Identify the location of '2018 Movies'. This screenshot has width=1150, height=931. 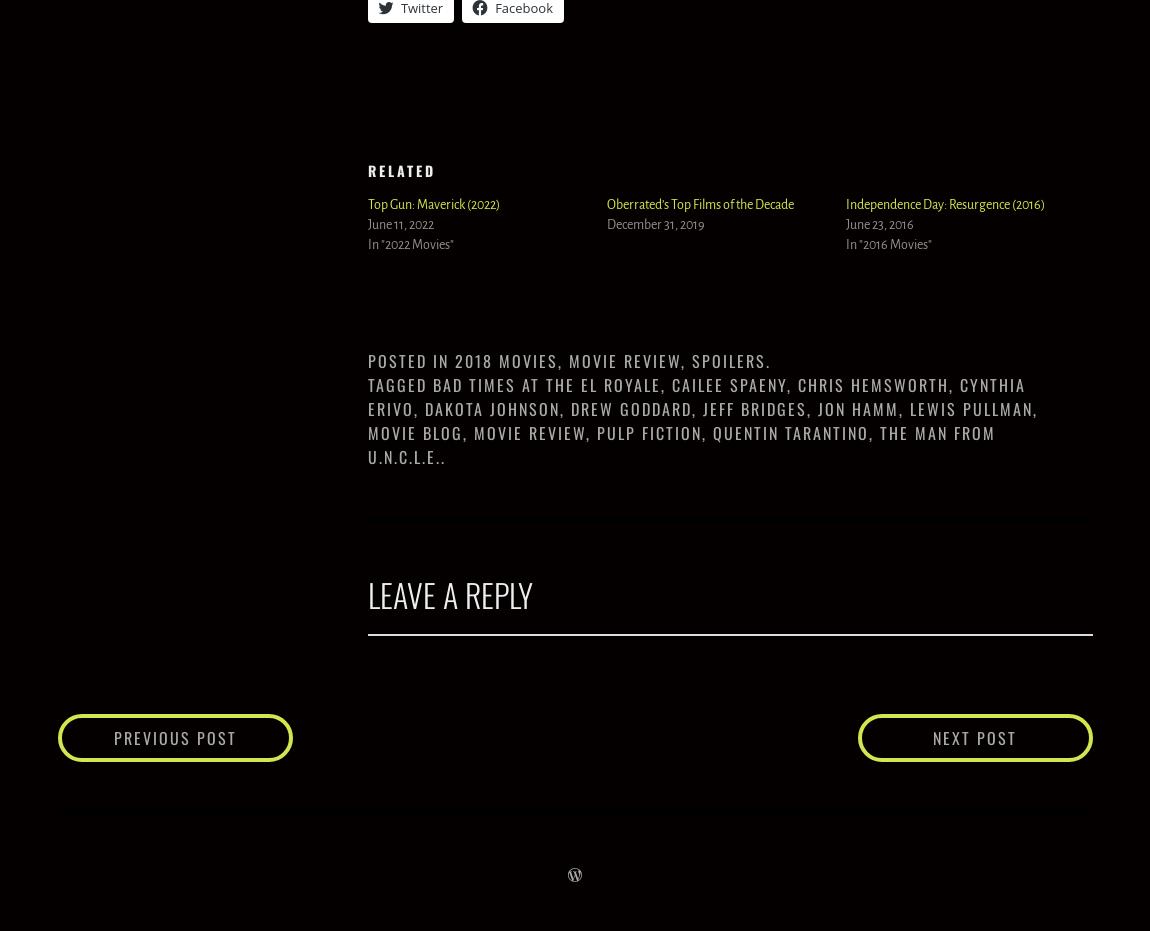
(506, 360).